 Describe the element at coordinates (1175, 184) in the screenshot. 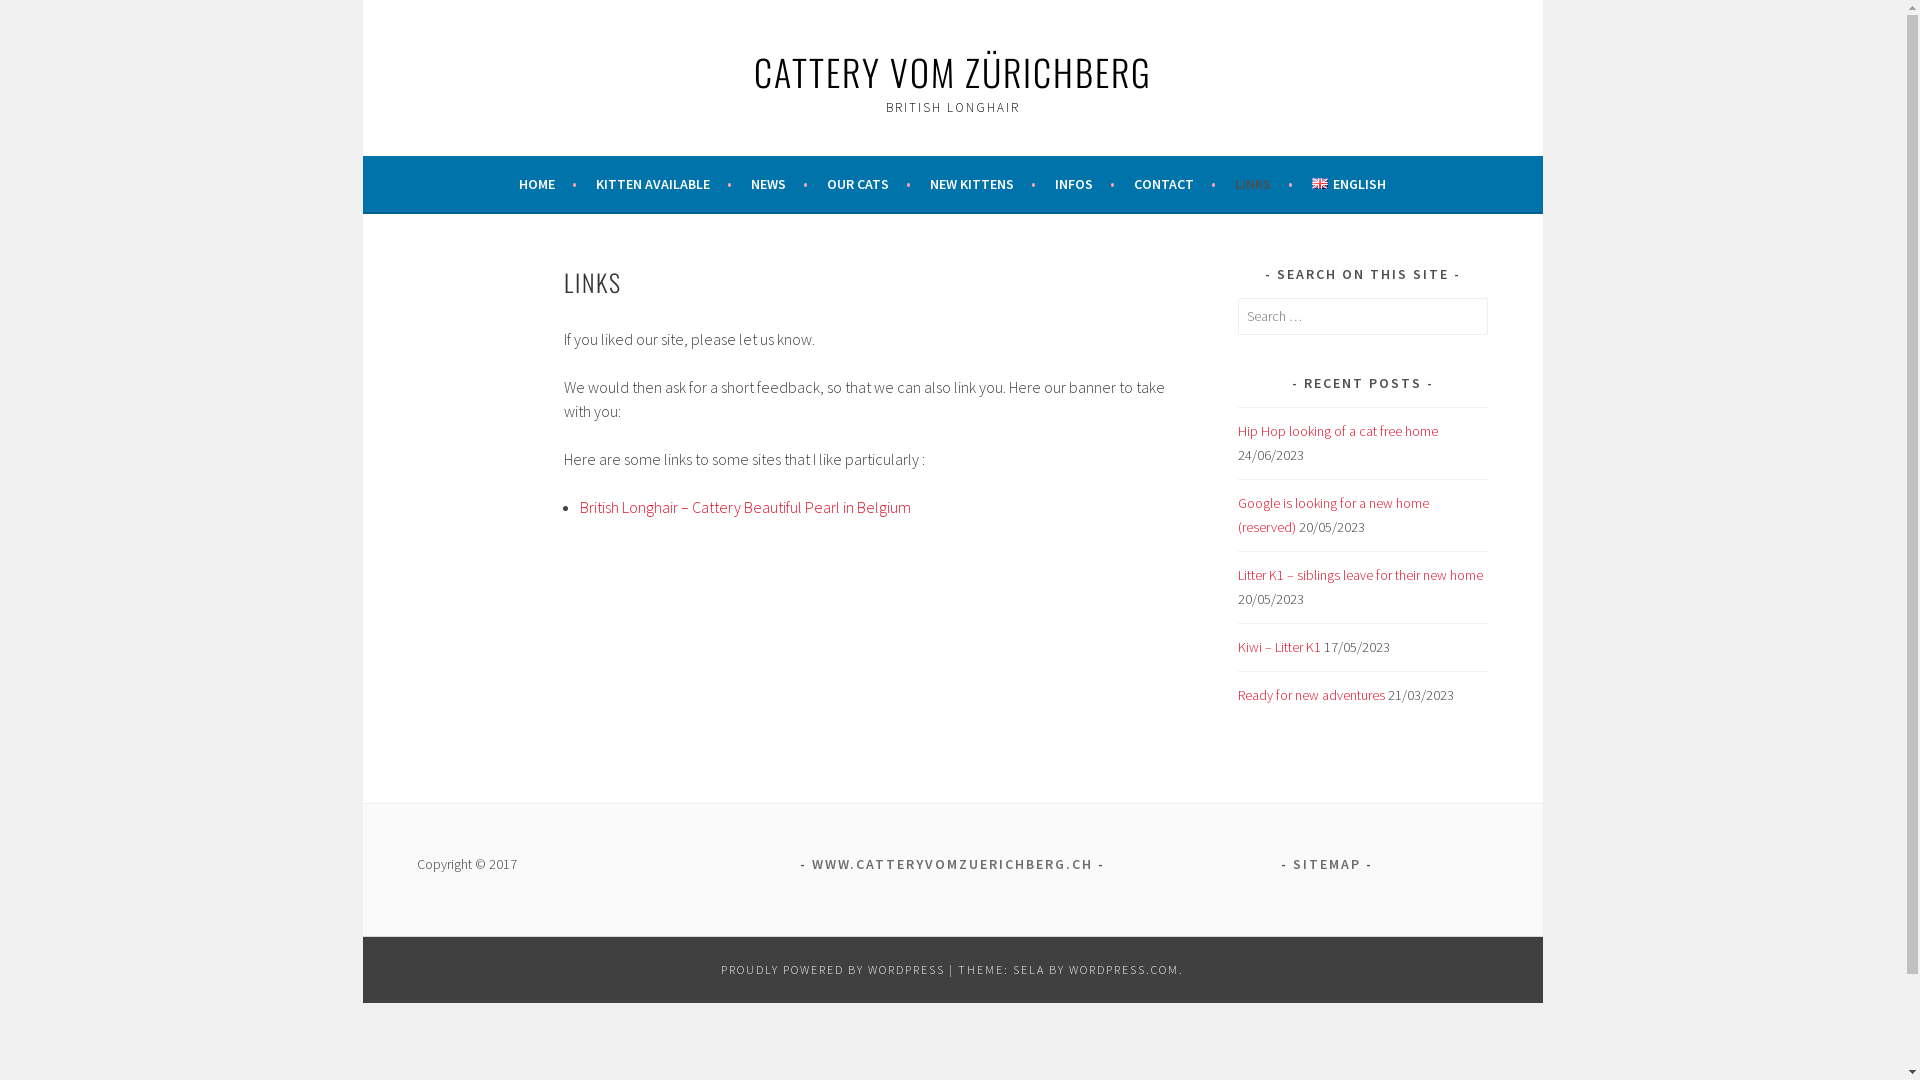

I see `'CONTACT'` at that location.